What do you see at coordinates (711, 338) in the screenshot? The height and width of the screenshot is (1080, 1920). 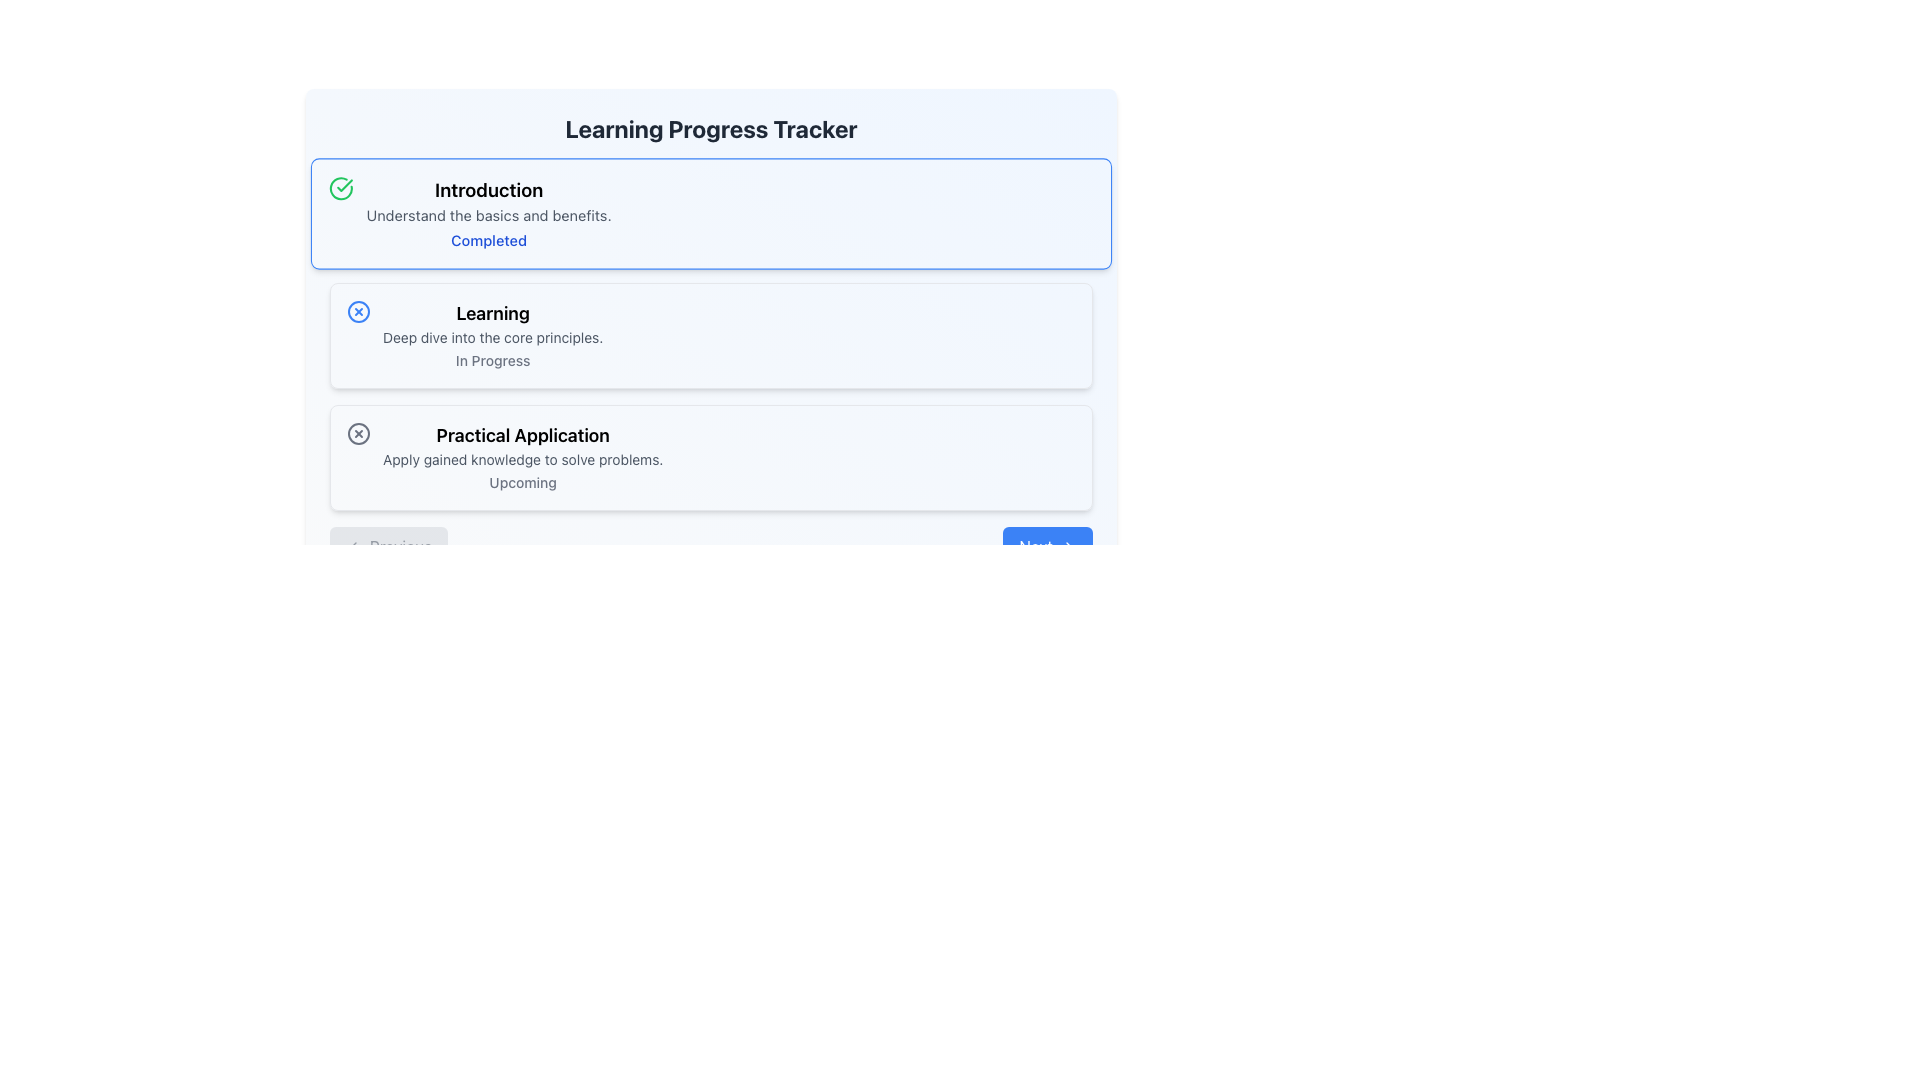 I see `the 'Learning' progress item in the Learning Progress Tracker to interact with it` at bounding box center [711, 338].